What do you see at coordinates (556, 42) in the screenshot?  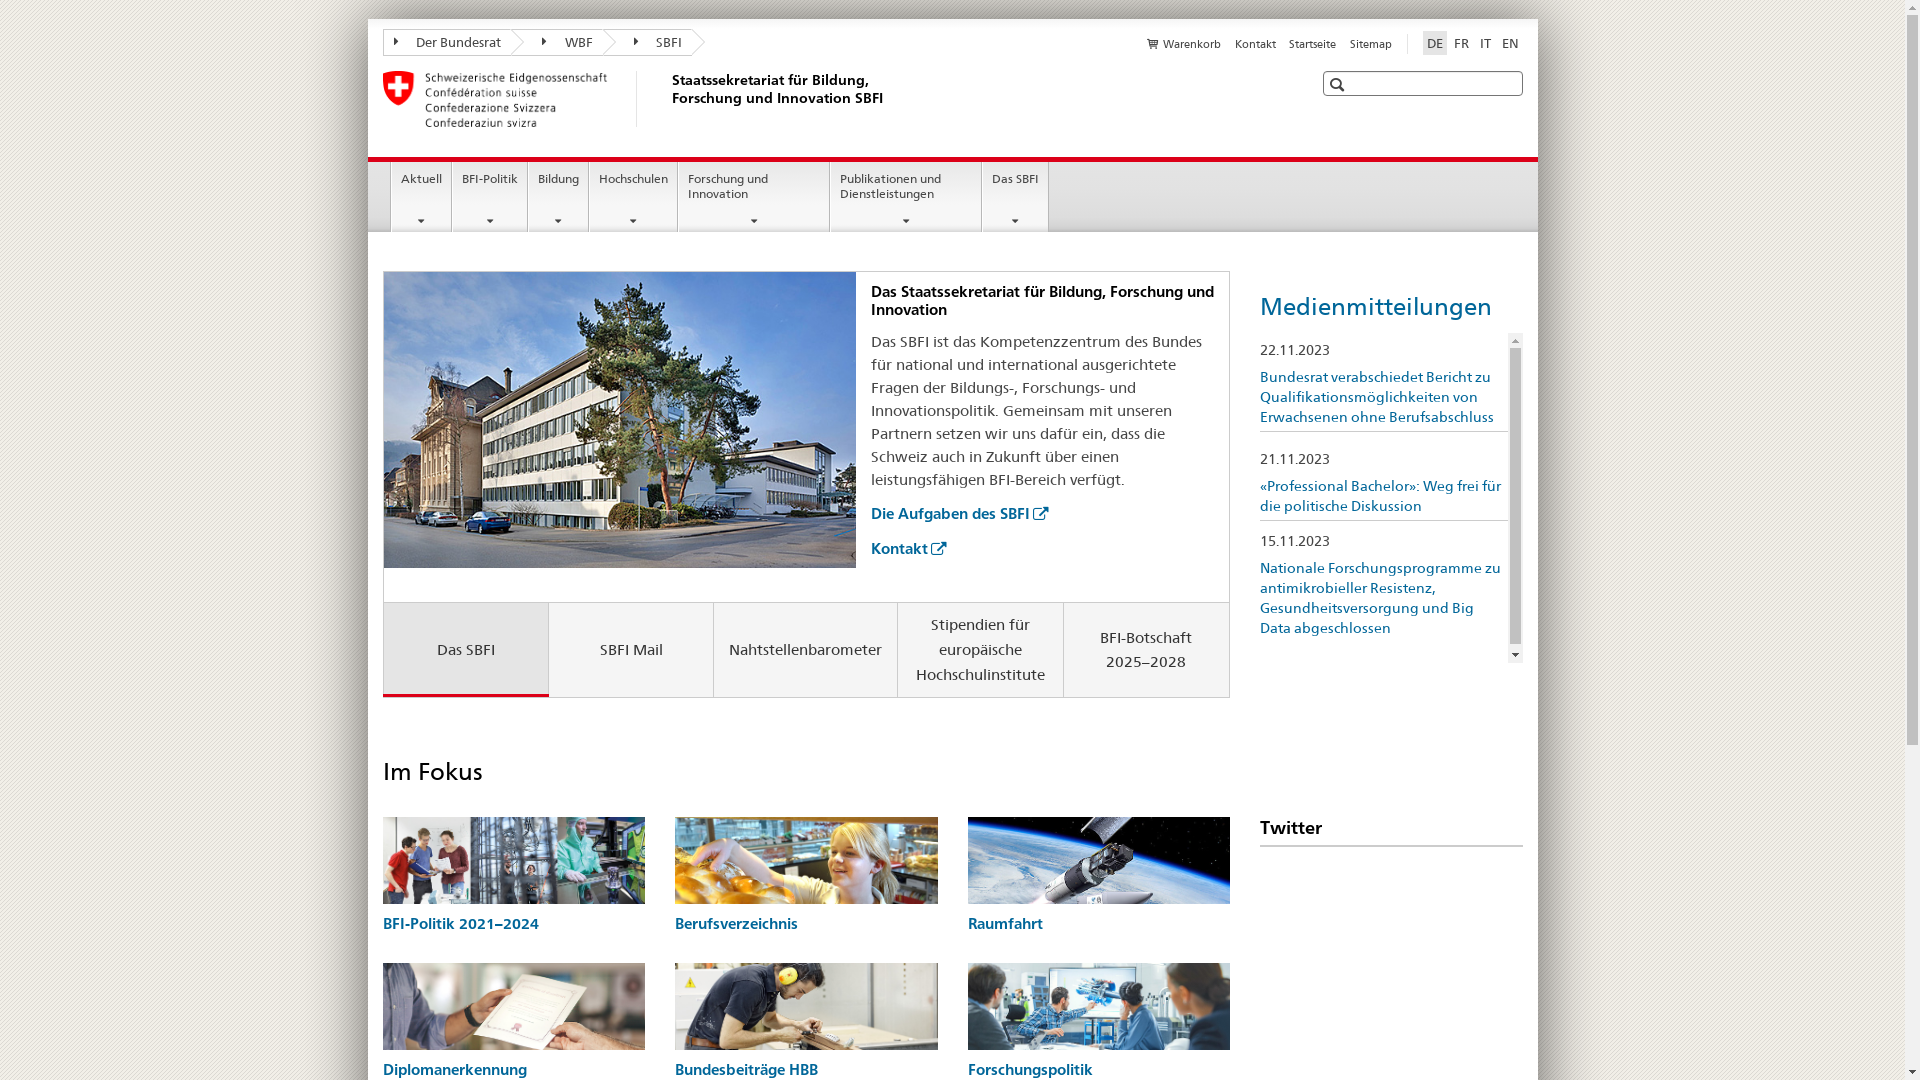 I see `'WBF'` at bounding box center [556, 42].